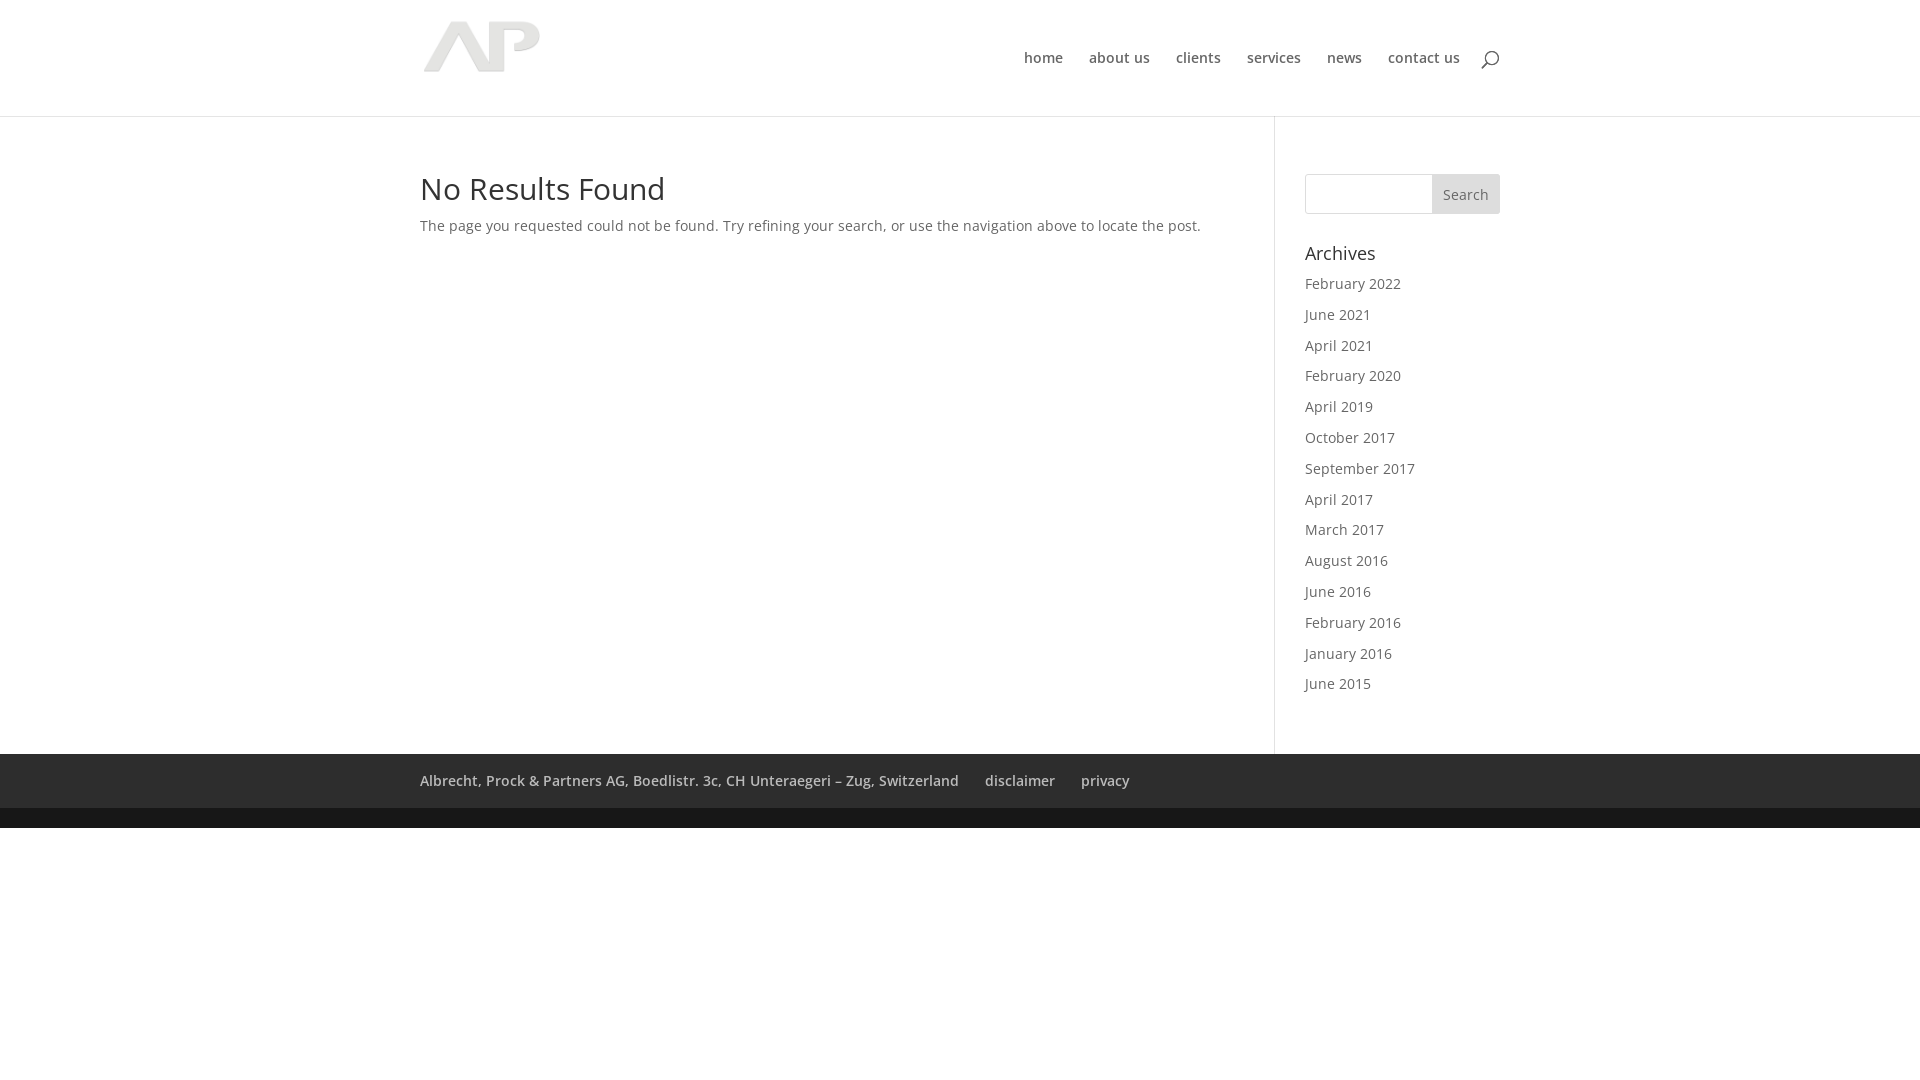  Describe the element at coordinates (1023, 82) in the screenshot. I see `'home'` at that location.